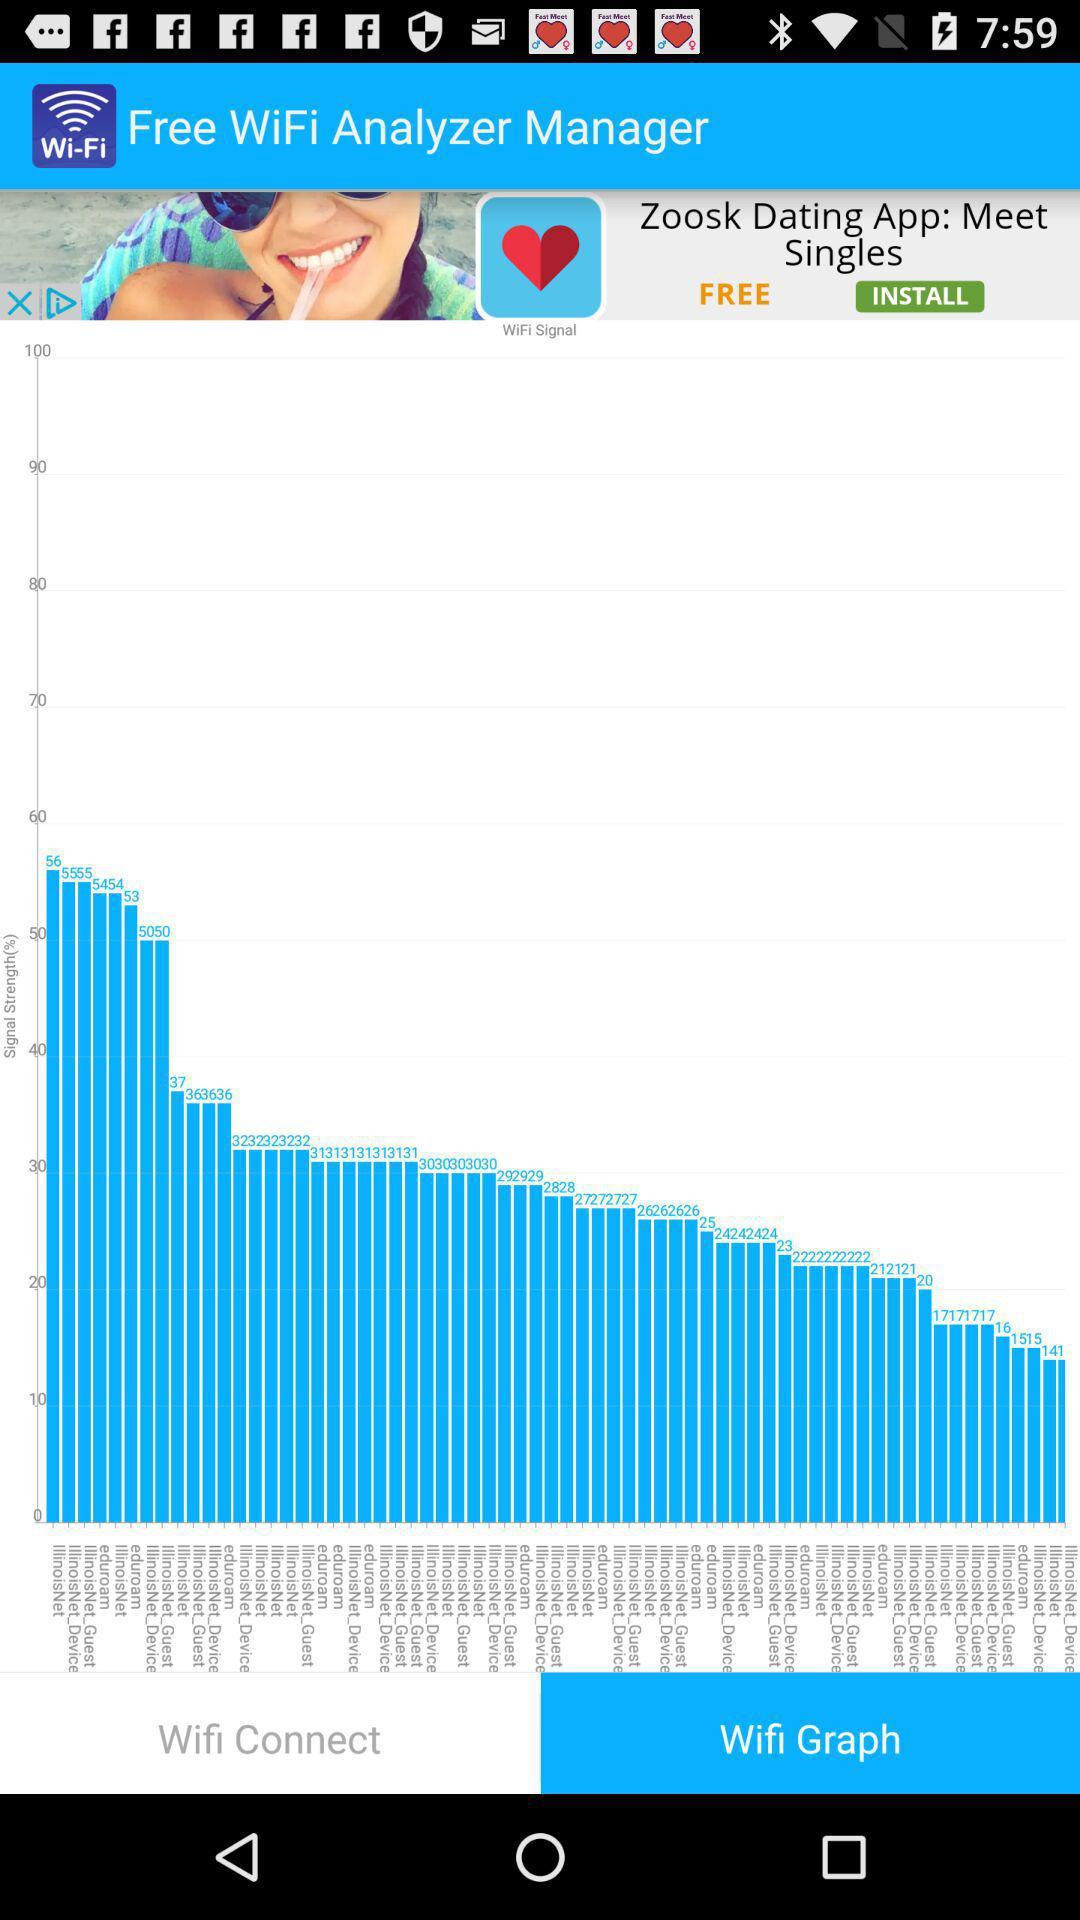 The image size is (1080, 1920). What do you see at coordinates (540, 253) in the screenshot?
I see `advertisement option` at bounding box center [540, 253].